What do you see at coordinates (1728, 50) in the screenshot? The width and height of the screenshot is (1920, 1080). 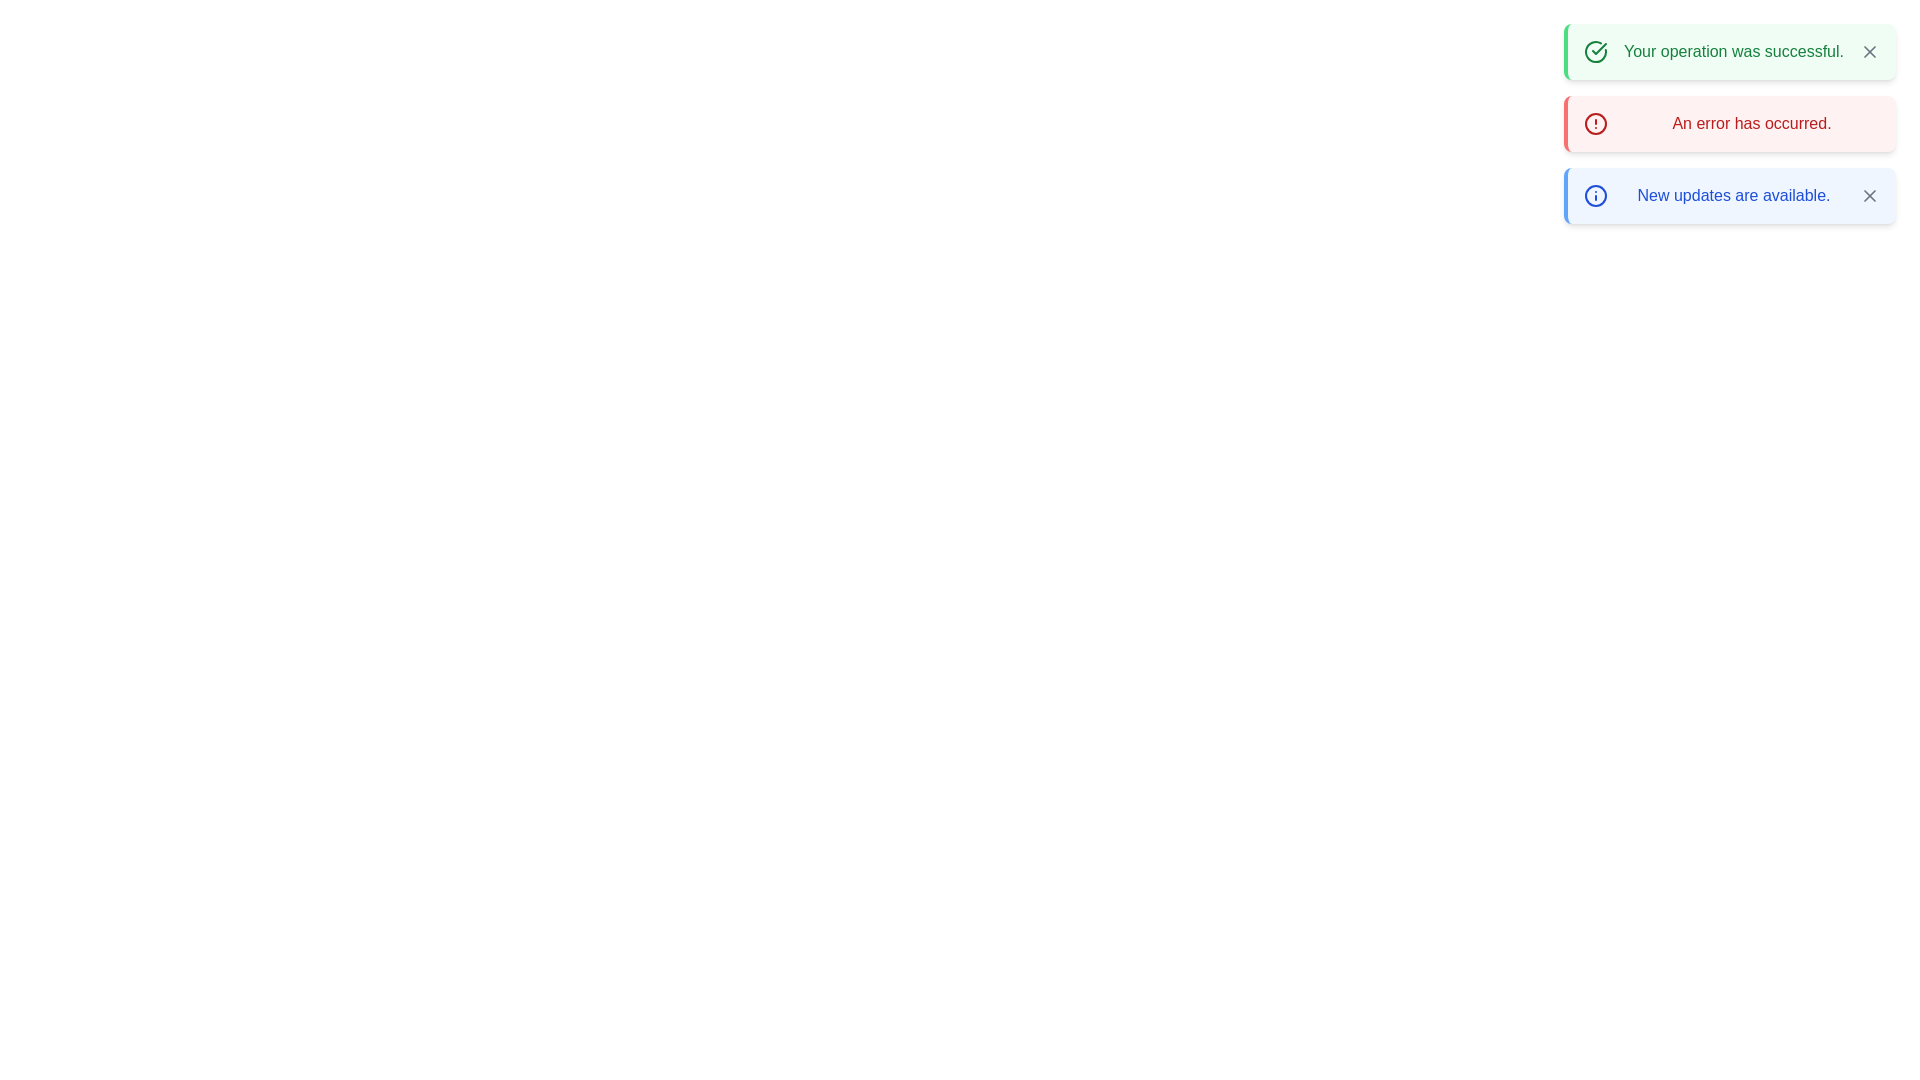 I see `the alert with the message 'Your operation was successful.' to see the hover effect` at bounding box center [1728, 50].